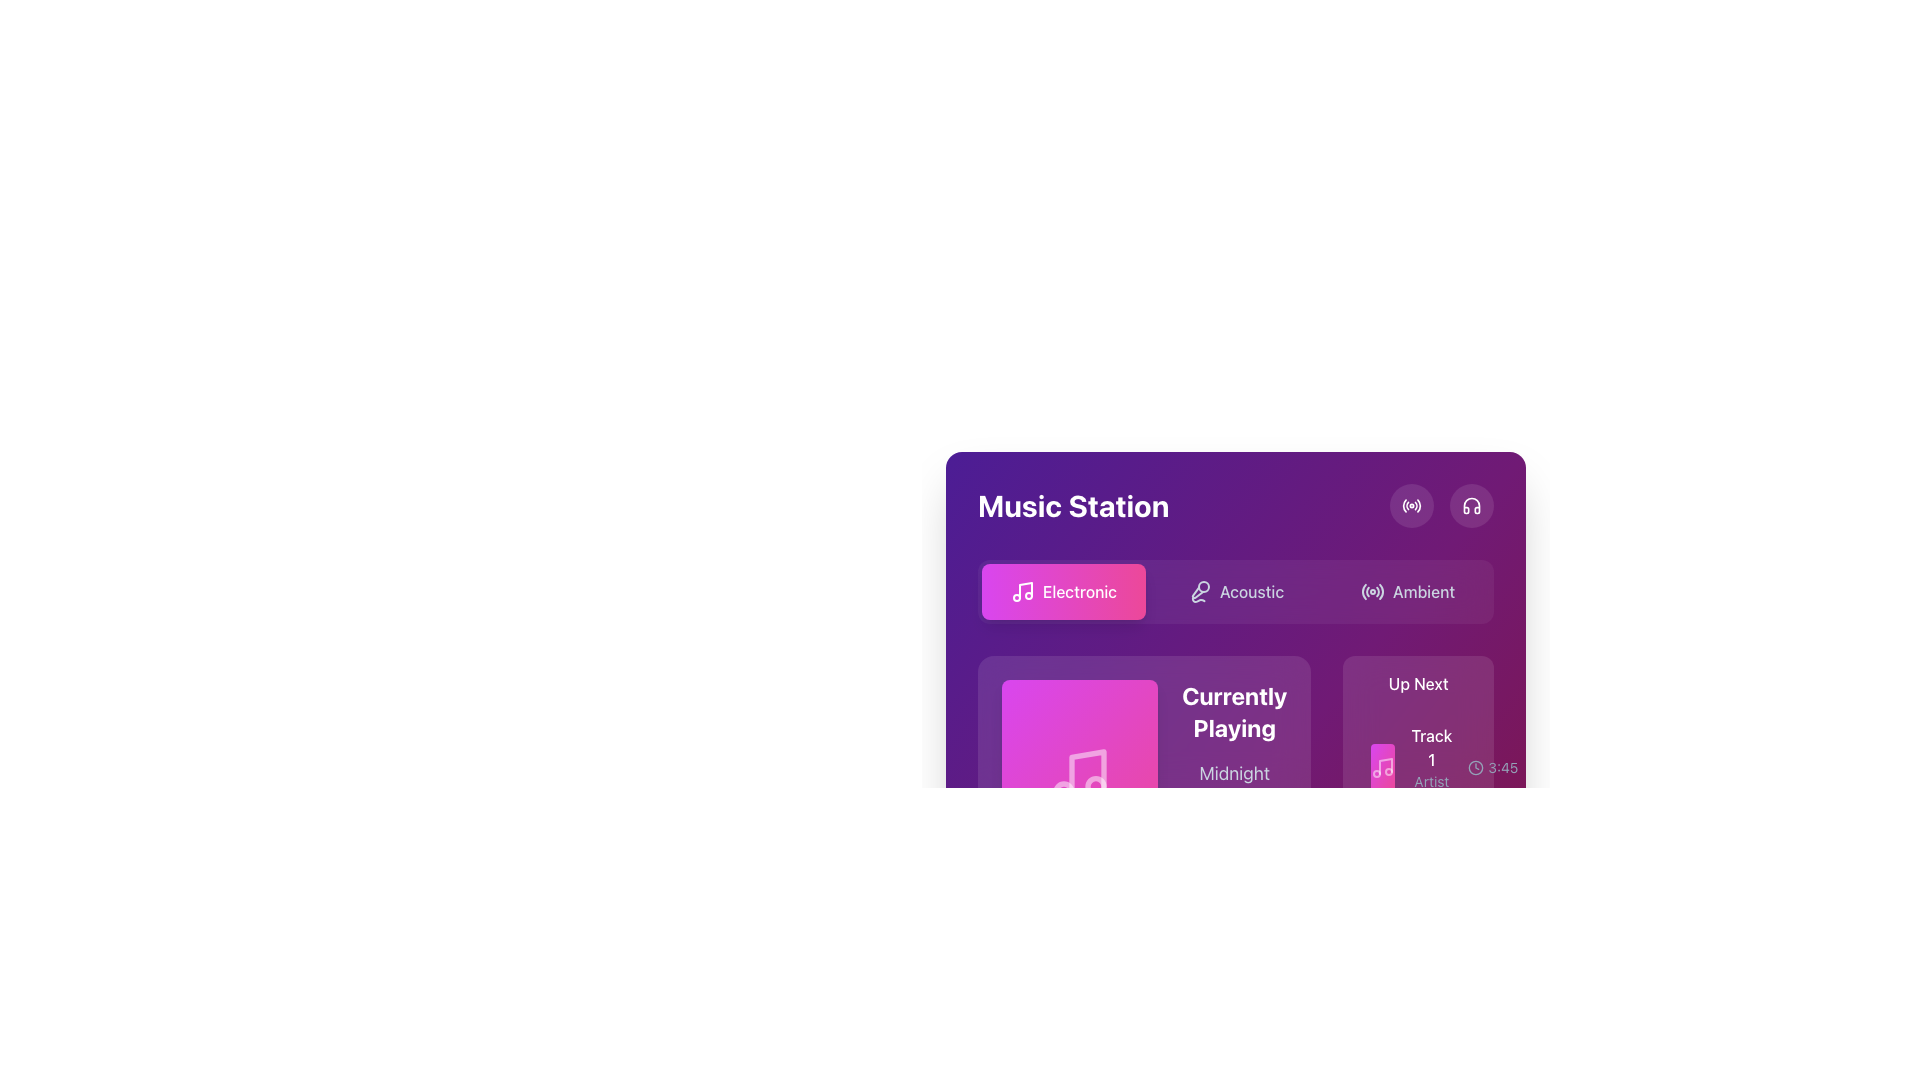  Describe the element at coordinates (1382, 766) in the screenshot. I see `the stylized musical note icon button, which is located centrally within a circular area with a gradient background in the 'Electronic' section of the music selection interface` at that location.